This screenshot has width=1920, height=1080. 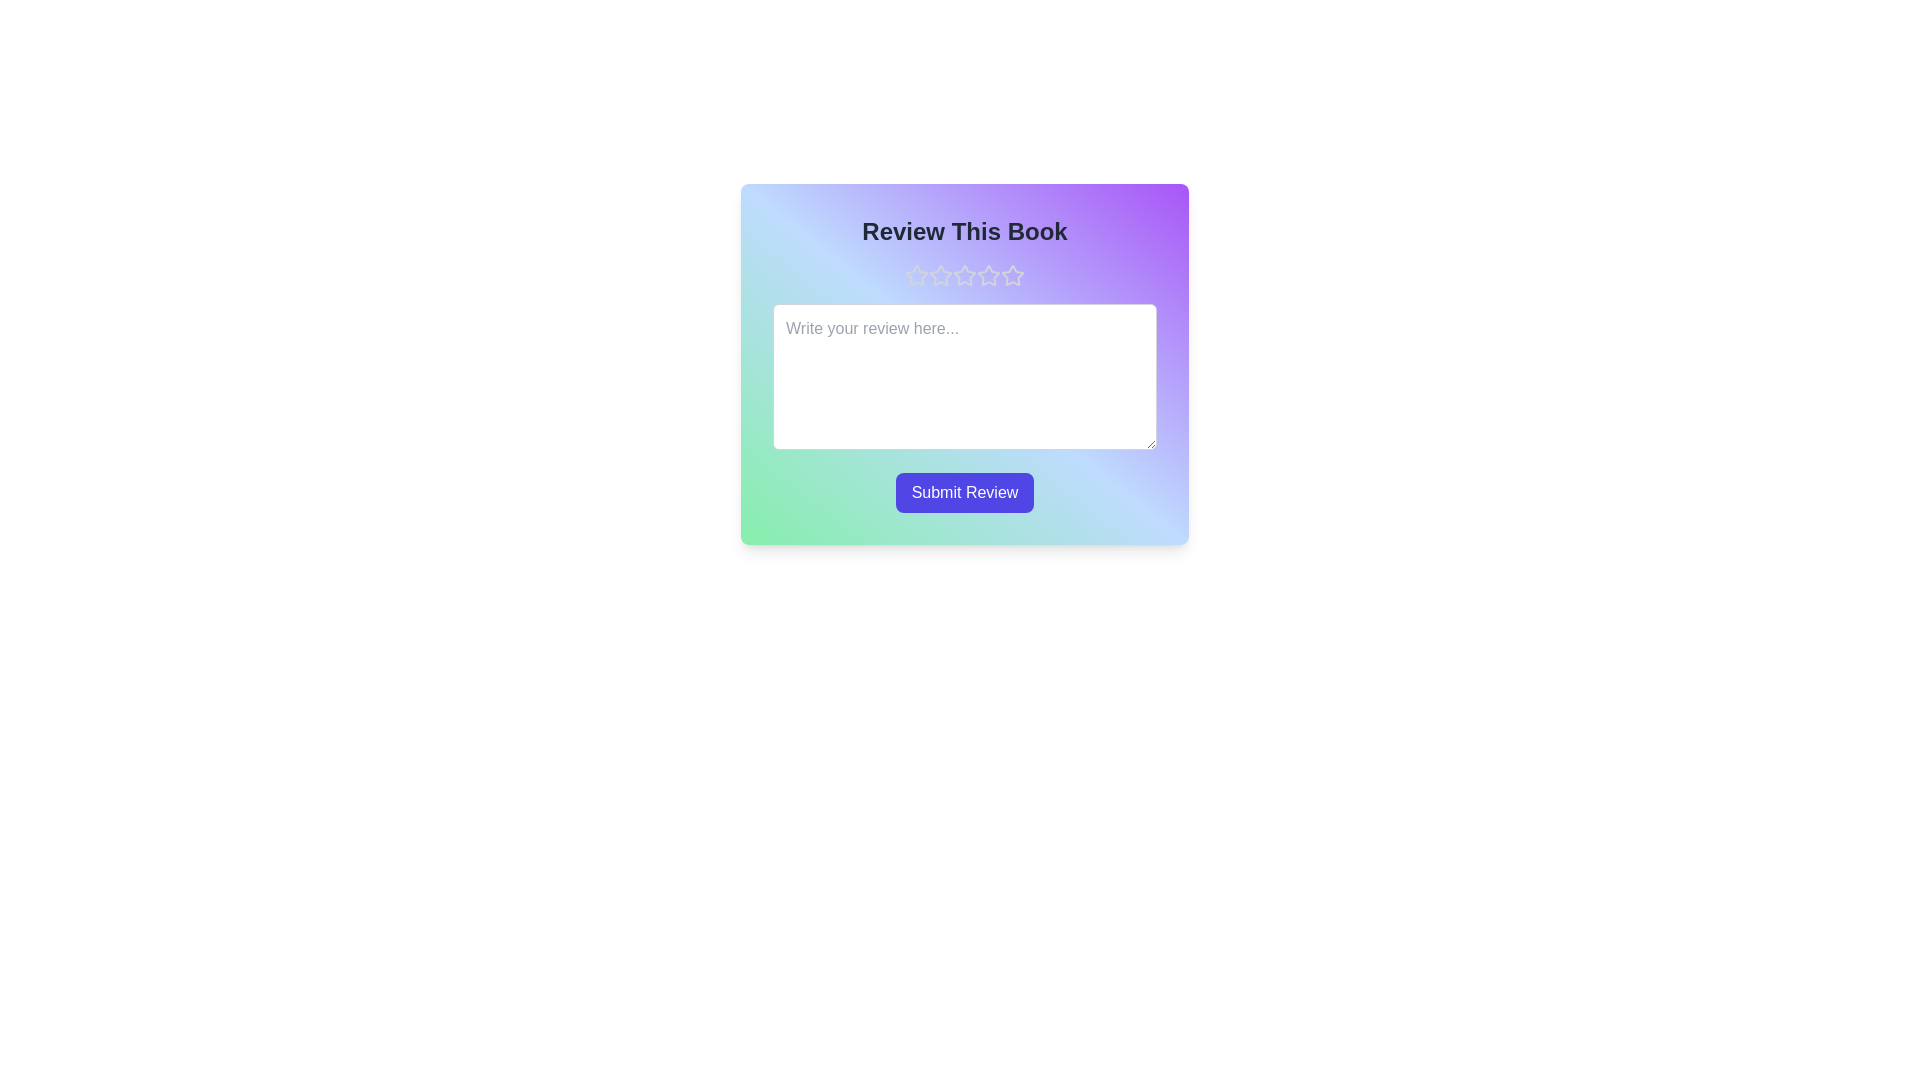 What do you see at coordinates (939, 276) in the screenshot?
I see `the star corresponding to 2 stars to preview the rating` at bounding box center [939, 276].